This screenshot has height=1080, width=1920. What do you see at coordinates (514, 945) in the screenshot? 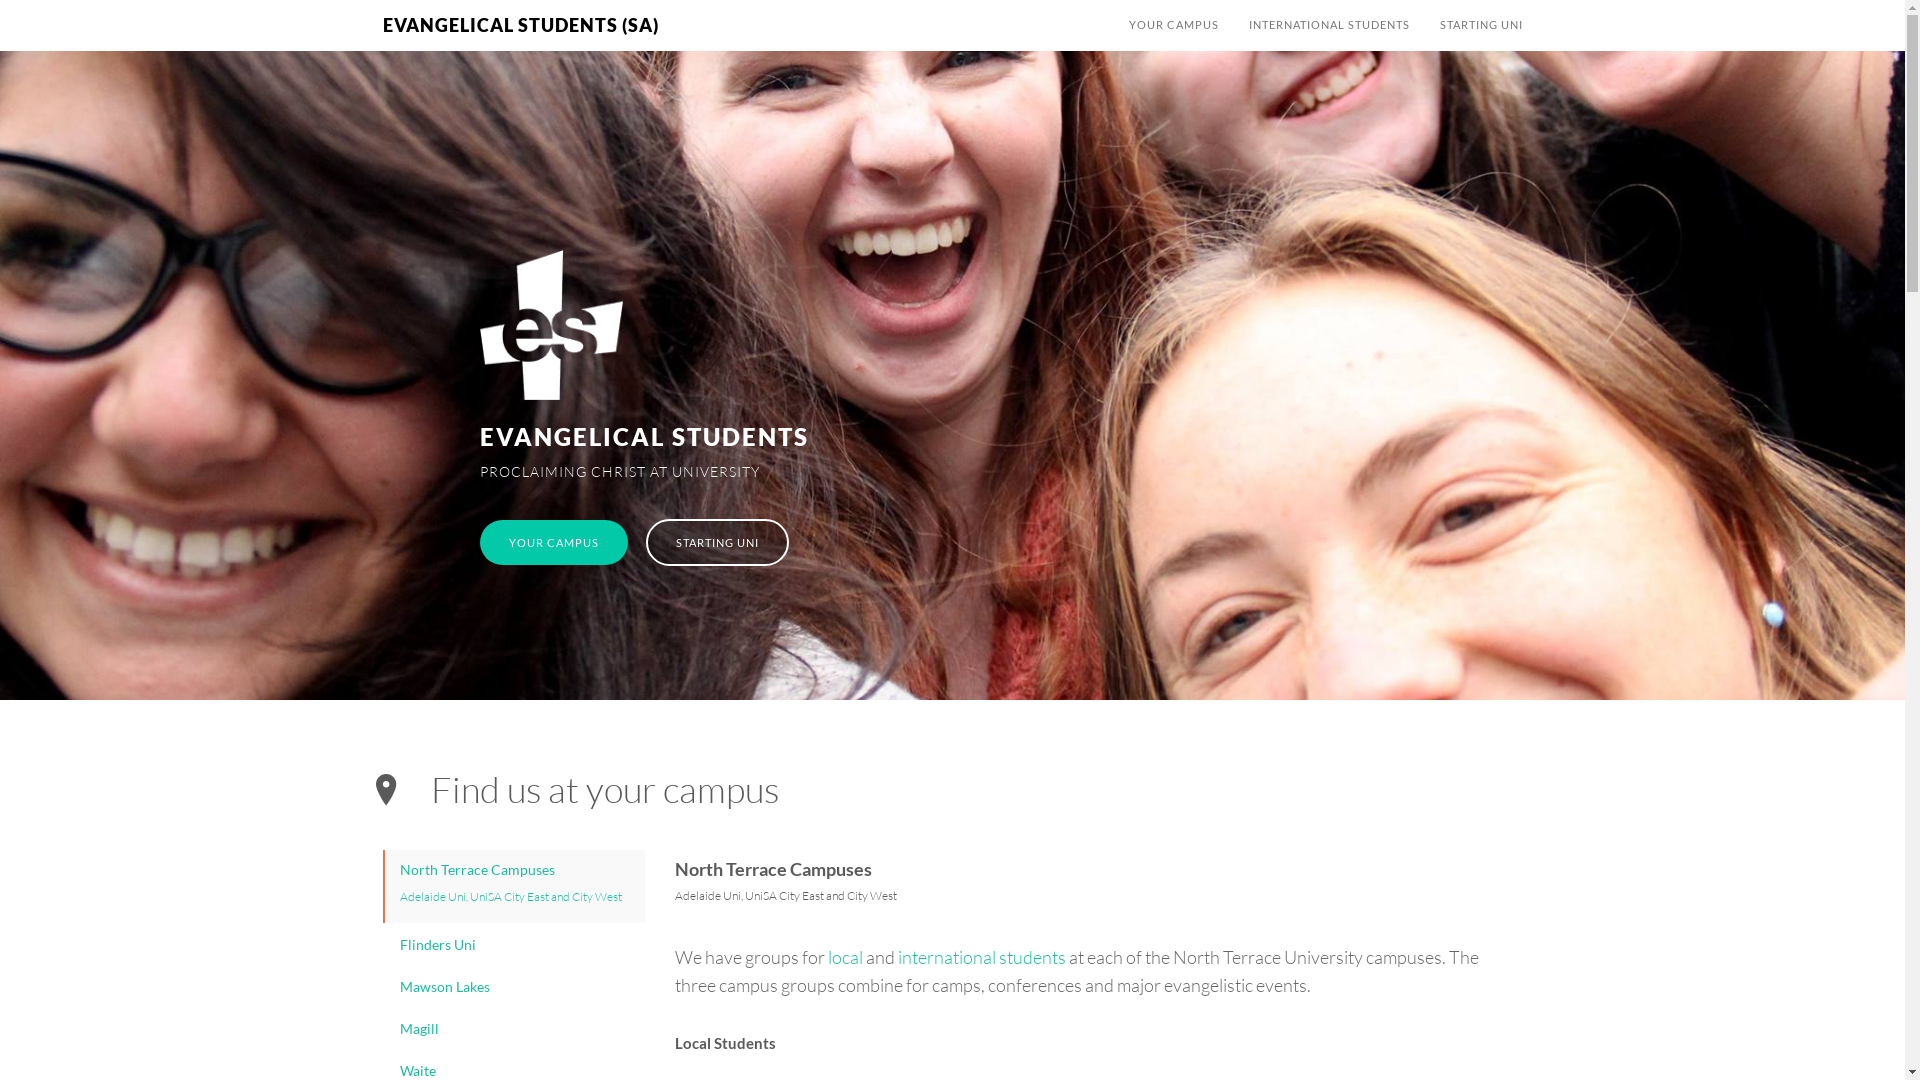
I see `'Flinders Uni'` at bounding box center [514, 945].